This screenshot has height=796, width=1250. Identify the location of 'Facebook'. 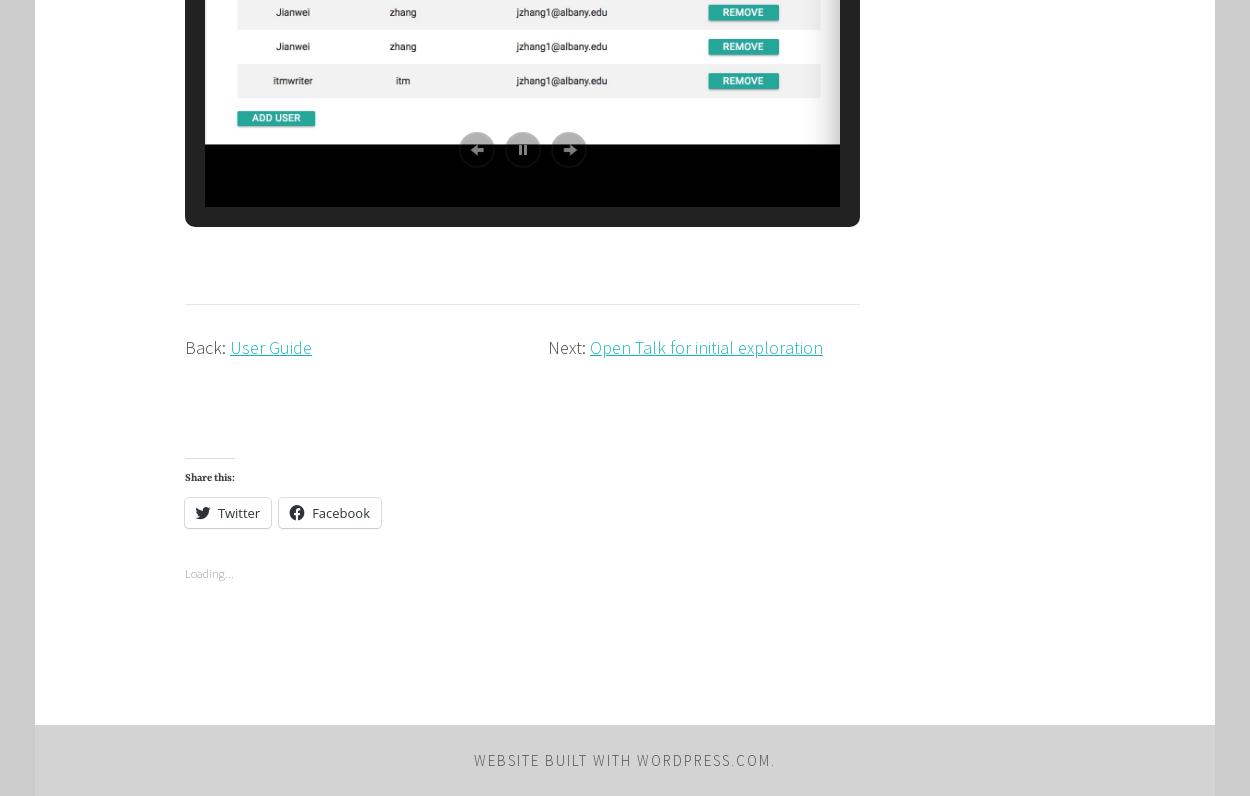
(340, 511).